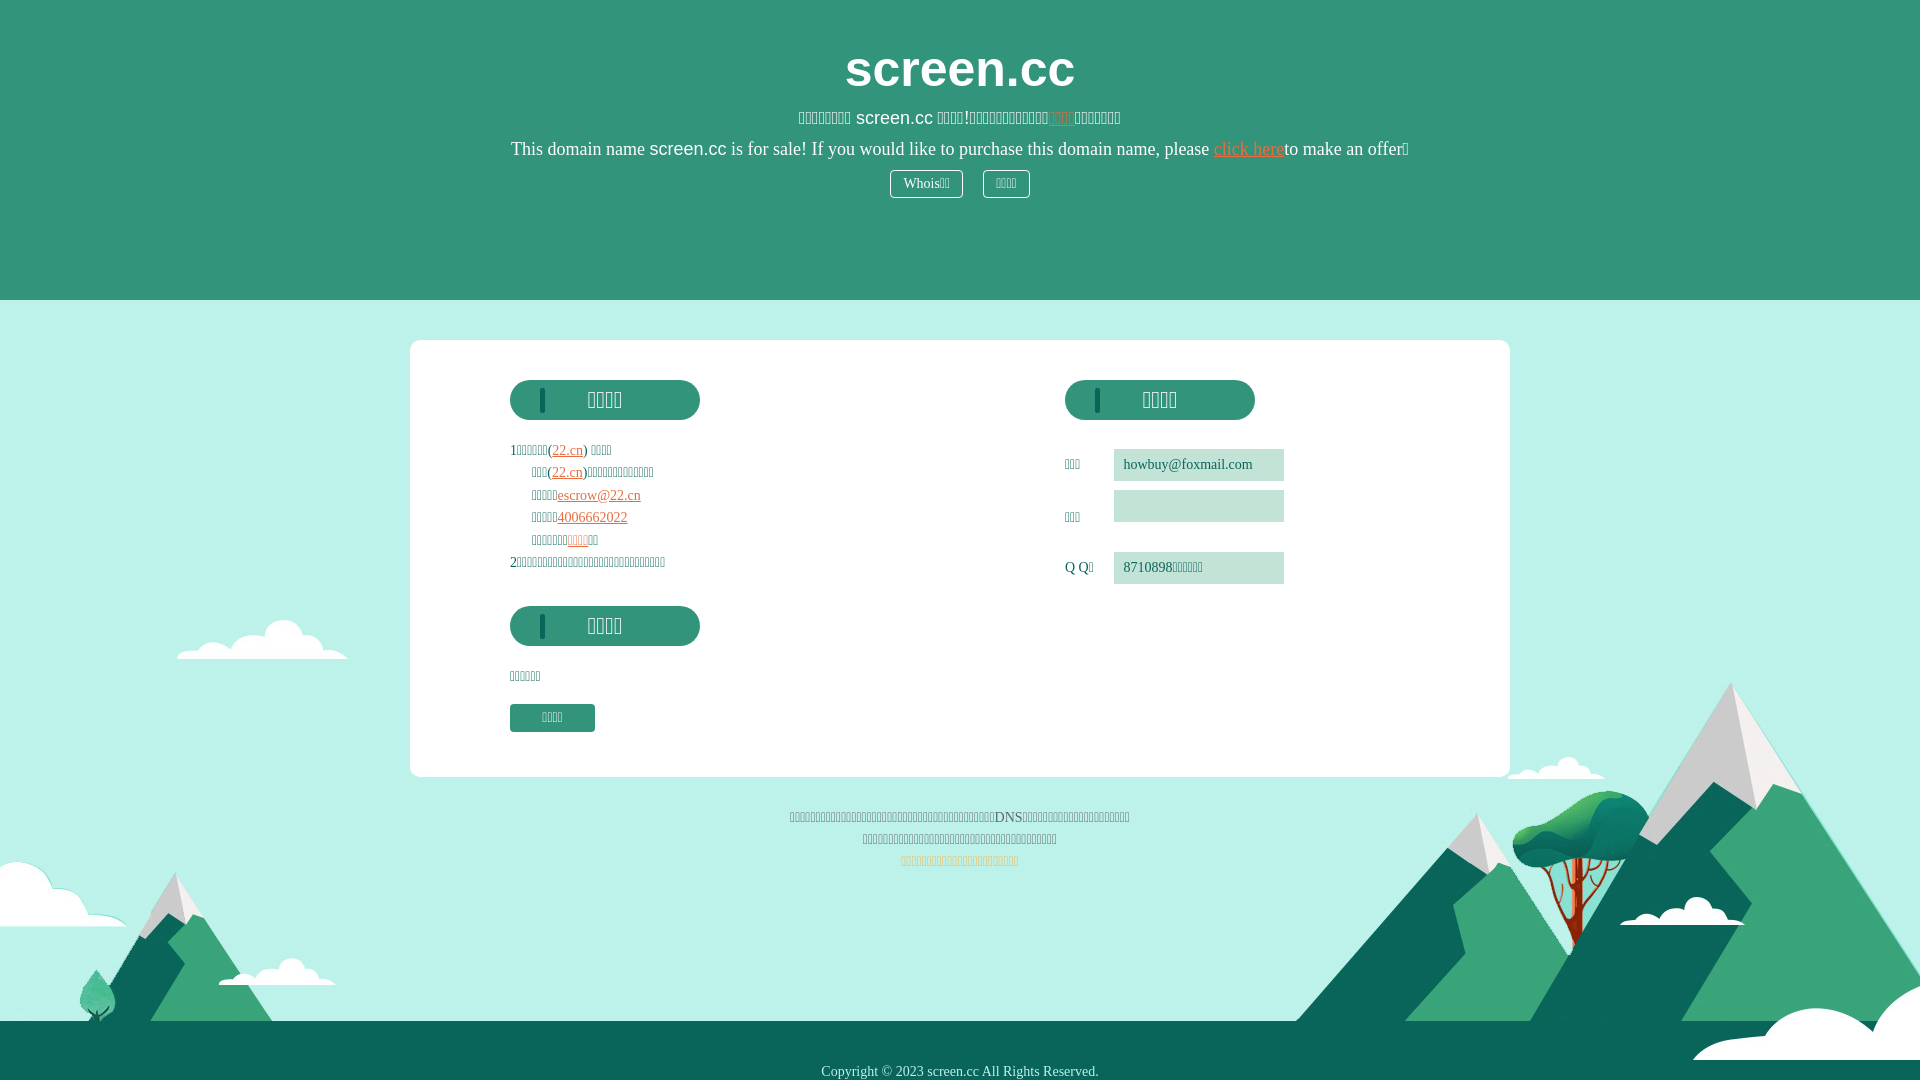  Describe the element at coordinates (592, 516) in the screenshot. I see `'4006662022'` at that location.